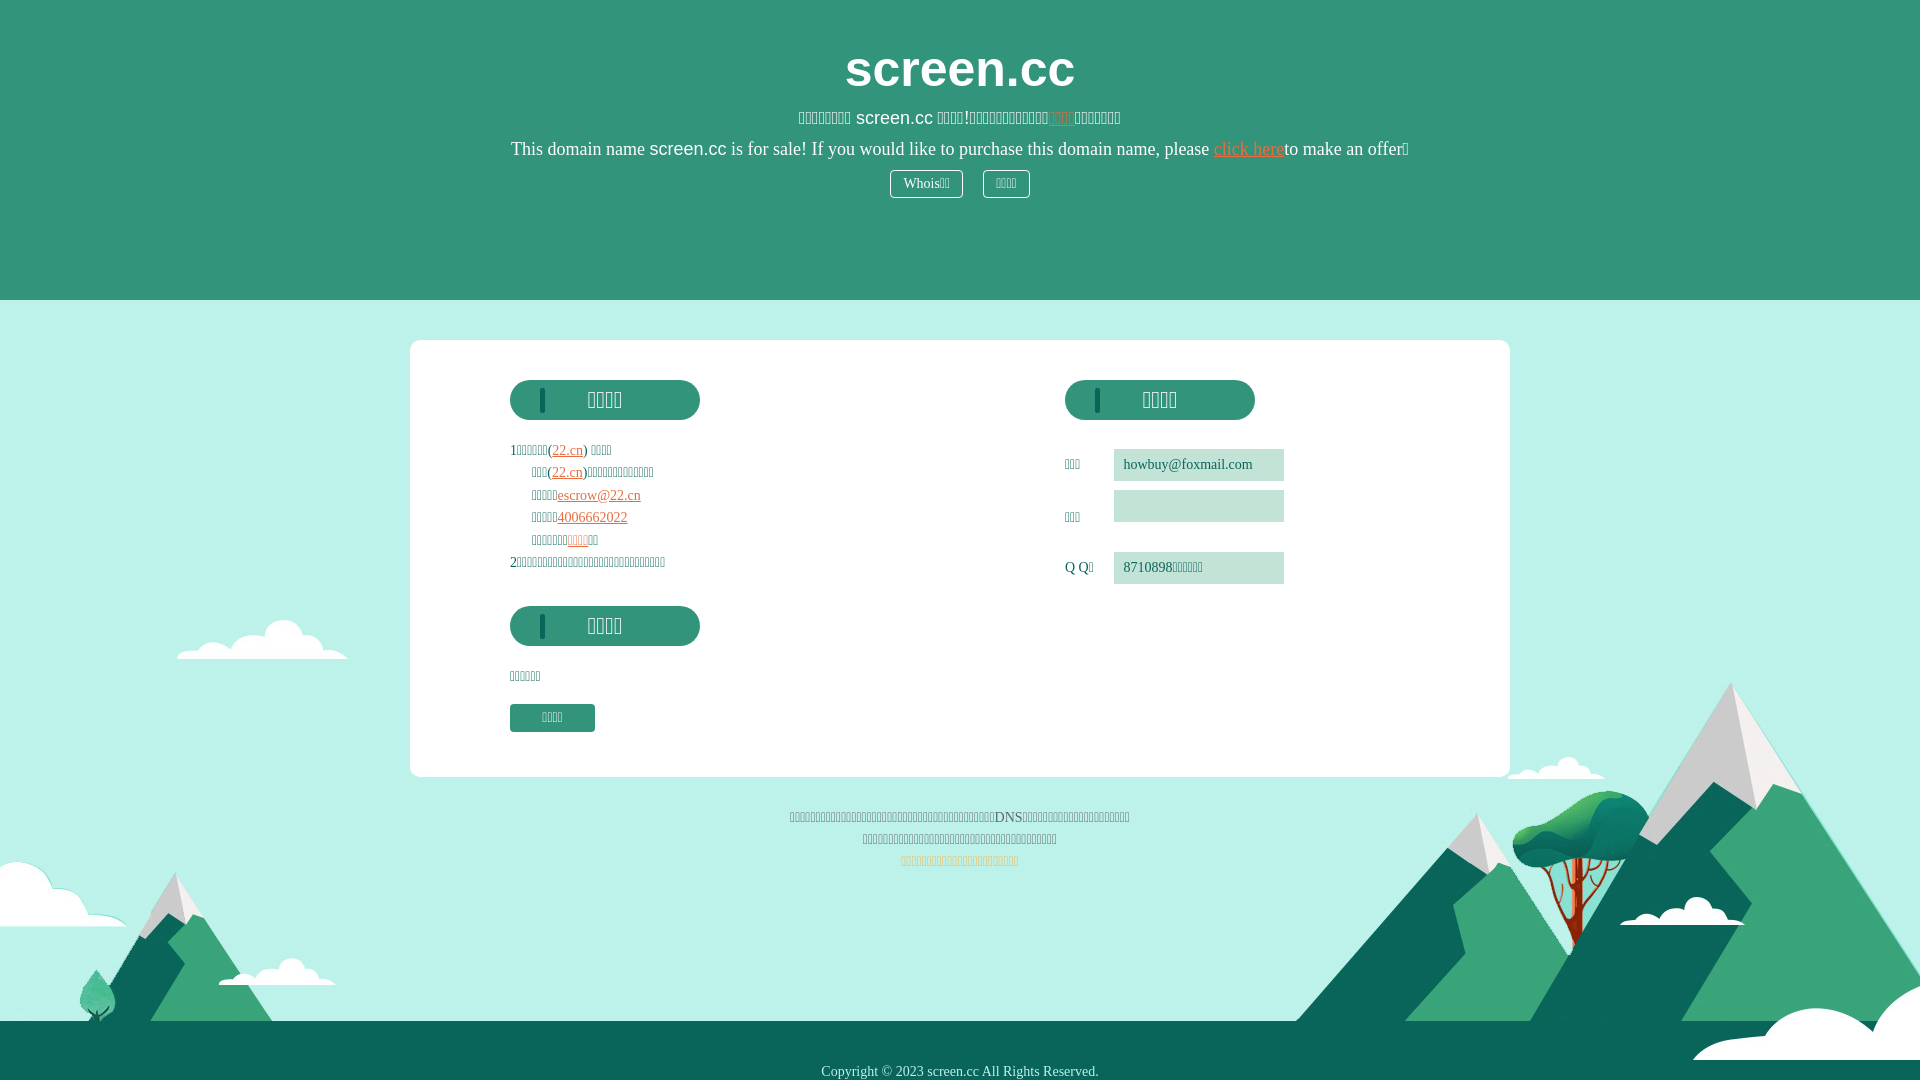  Describe the element at coordinates (592, 516) in the screenshot. I see `'4006662022'` at that location.